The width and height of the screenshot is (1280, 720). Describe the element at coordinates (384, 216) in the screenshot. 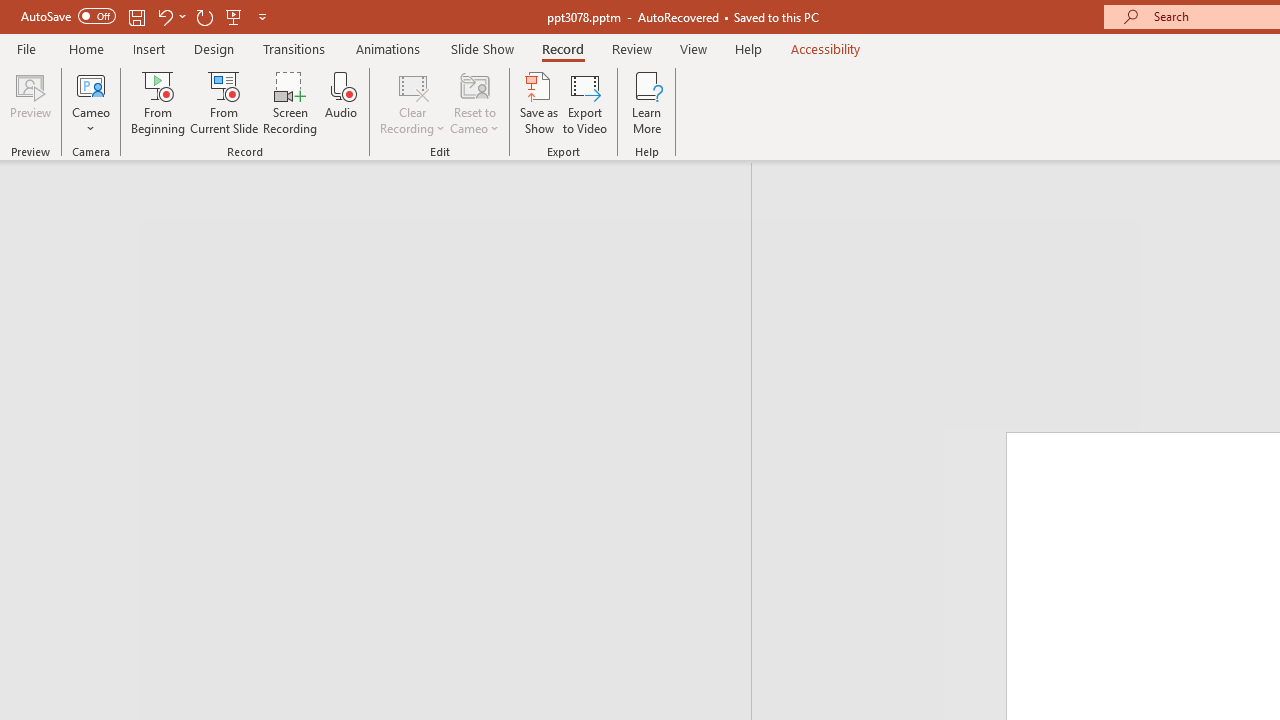

I see `'Outline'` at that location.